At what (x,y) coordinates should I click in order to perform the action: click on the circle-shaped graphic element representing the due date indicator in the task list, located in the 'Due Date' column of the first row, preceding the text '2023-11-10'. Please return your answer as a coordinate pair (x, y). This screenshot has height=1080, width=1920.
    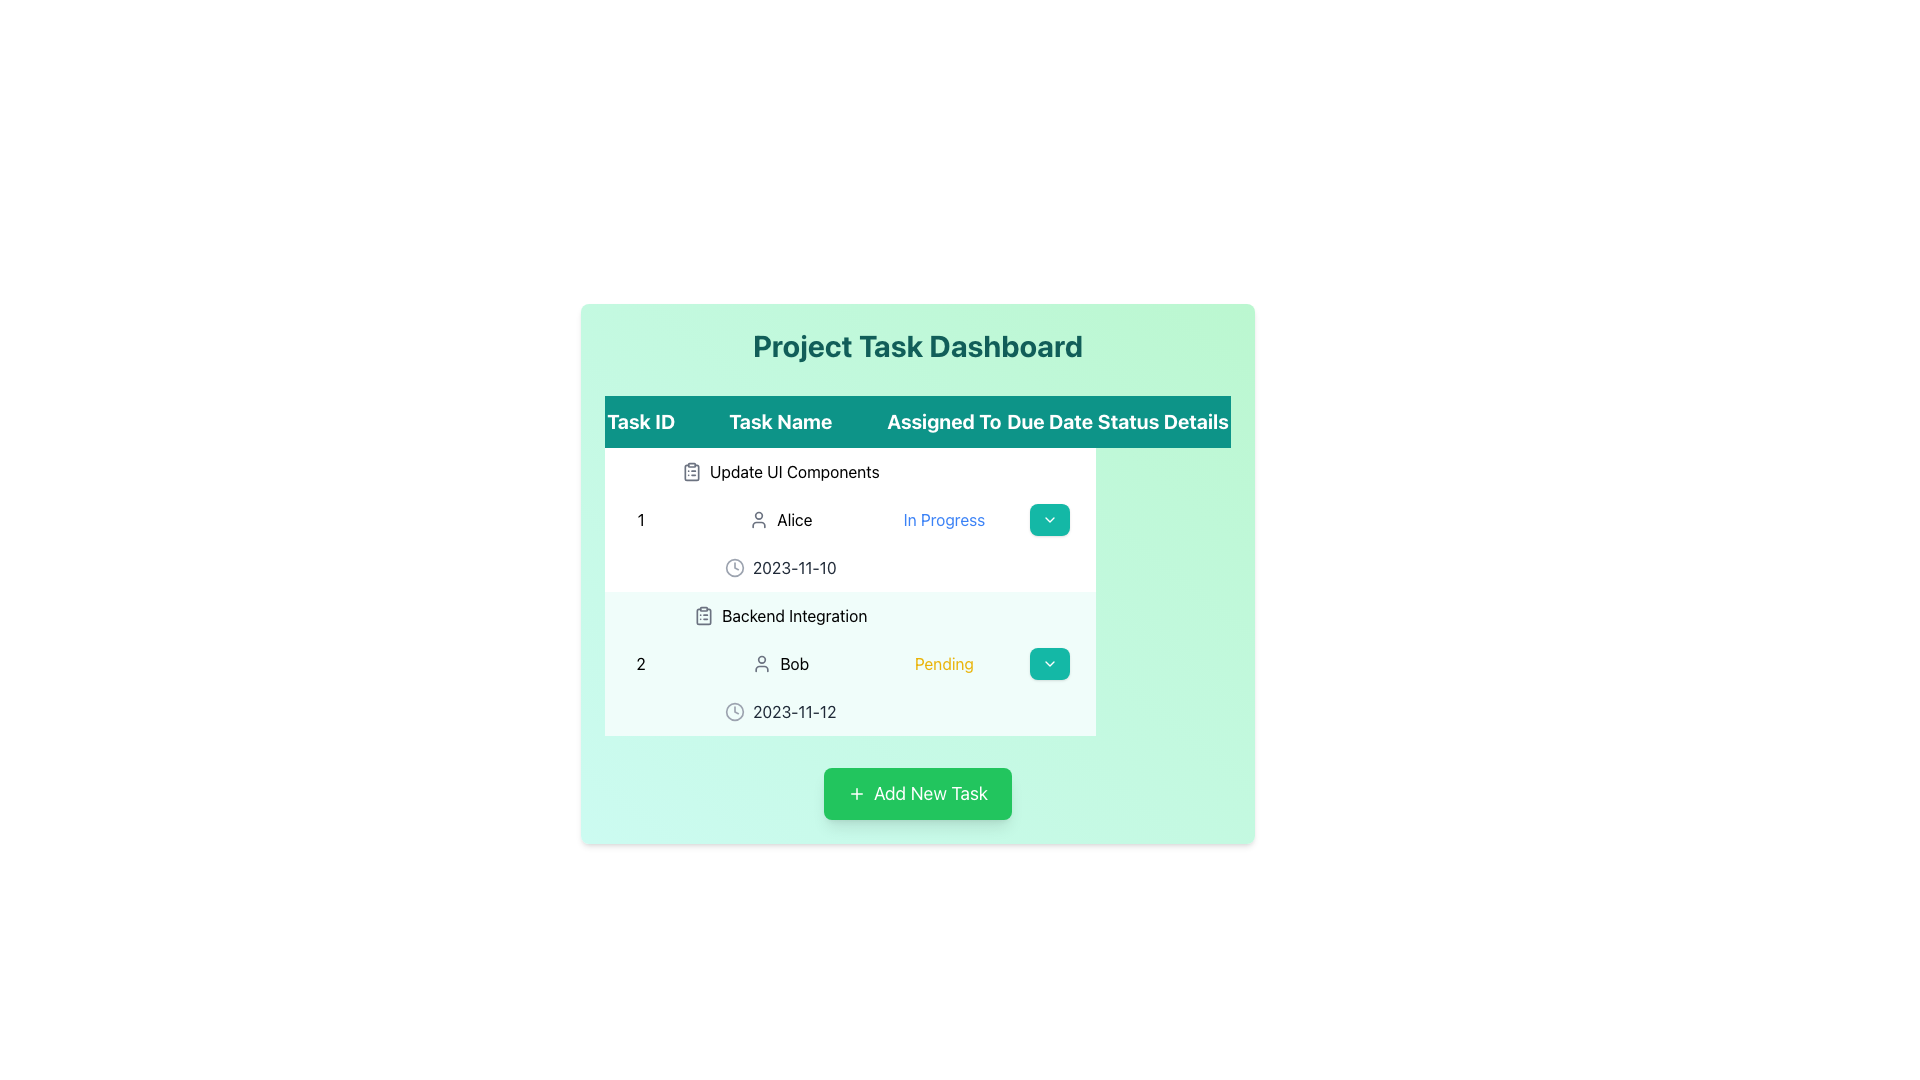
    Looking at the image, I should click on (733, 567).